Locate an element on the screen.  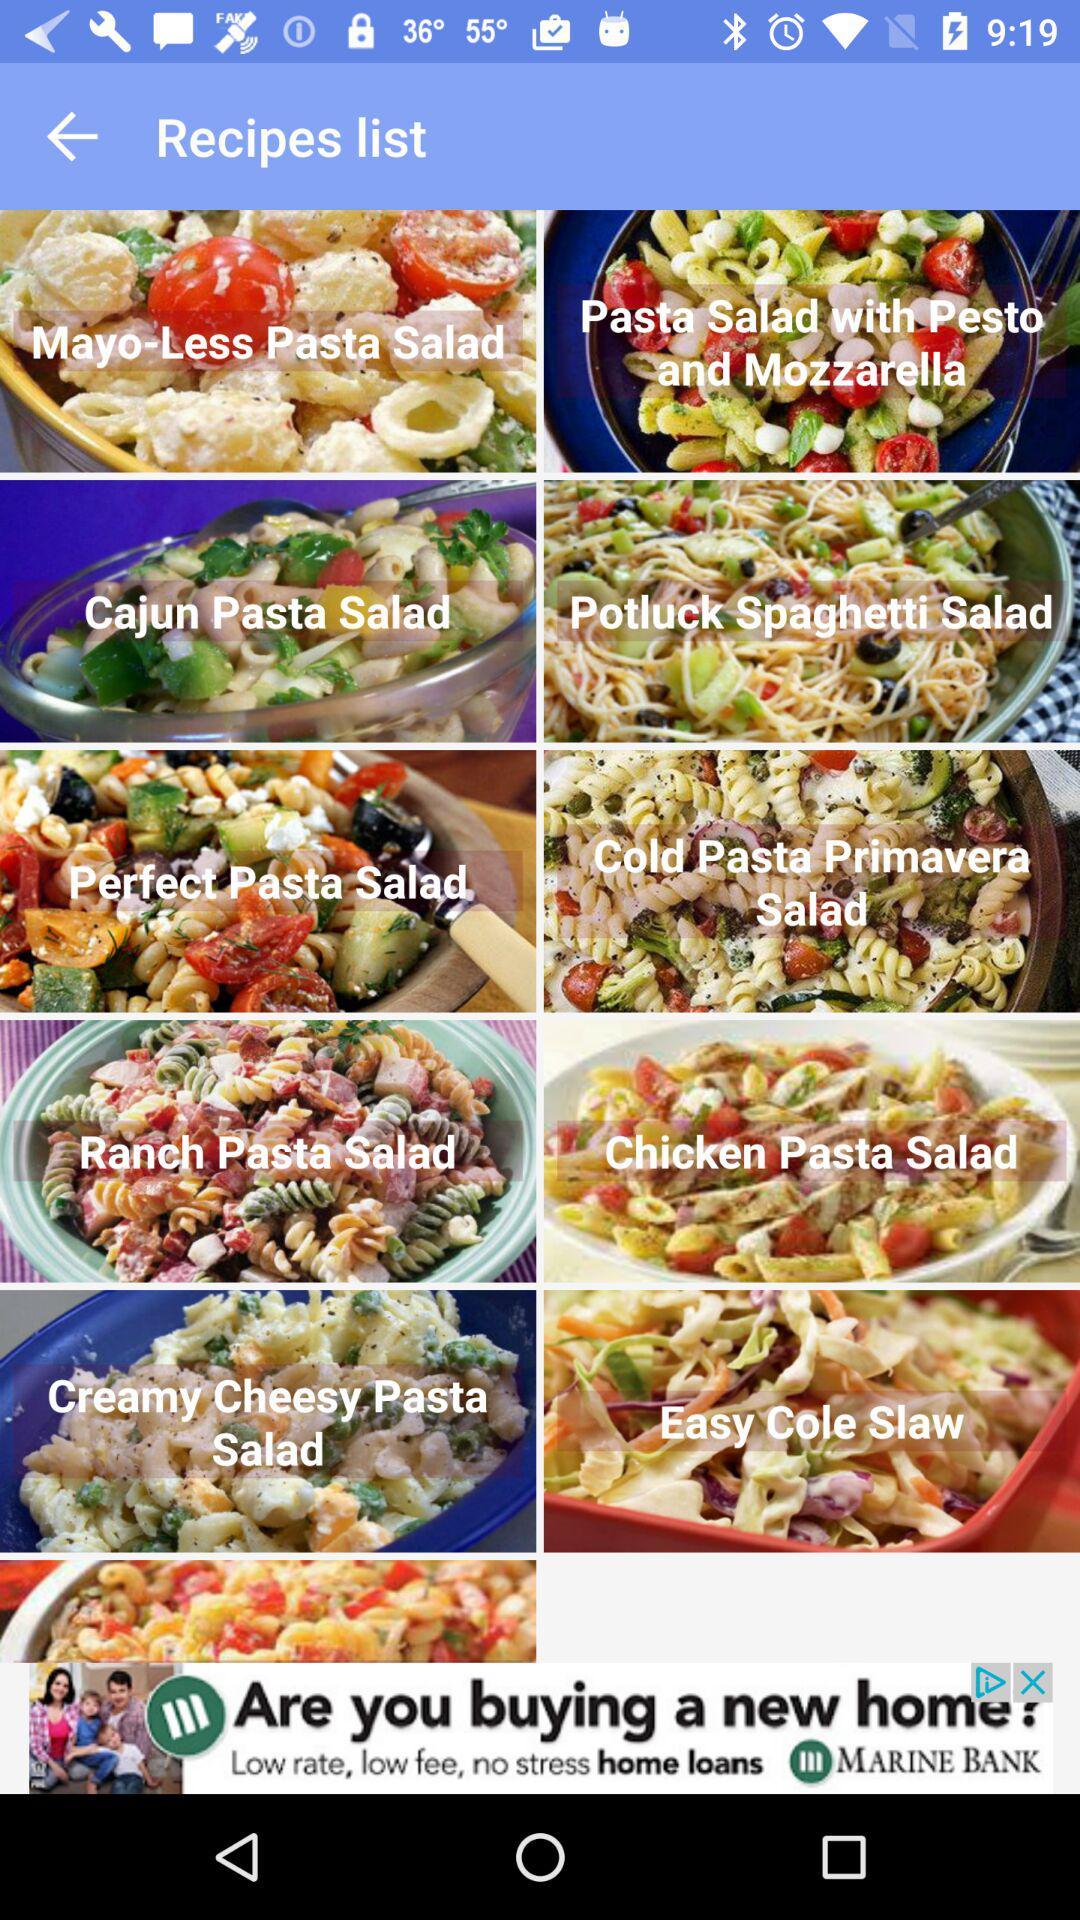
the image second column right side is located at coordinates (812, 610).